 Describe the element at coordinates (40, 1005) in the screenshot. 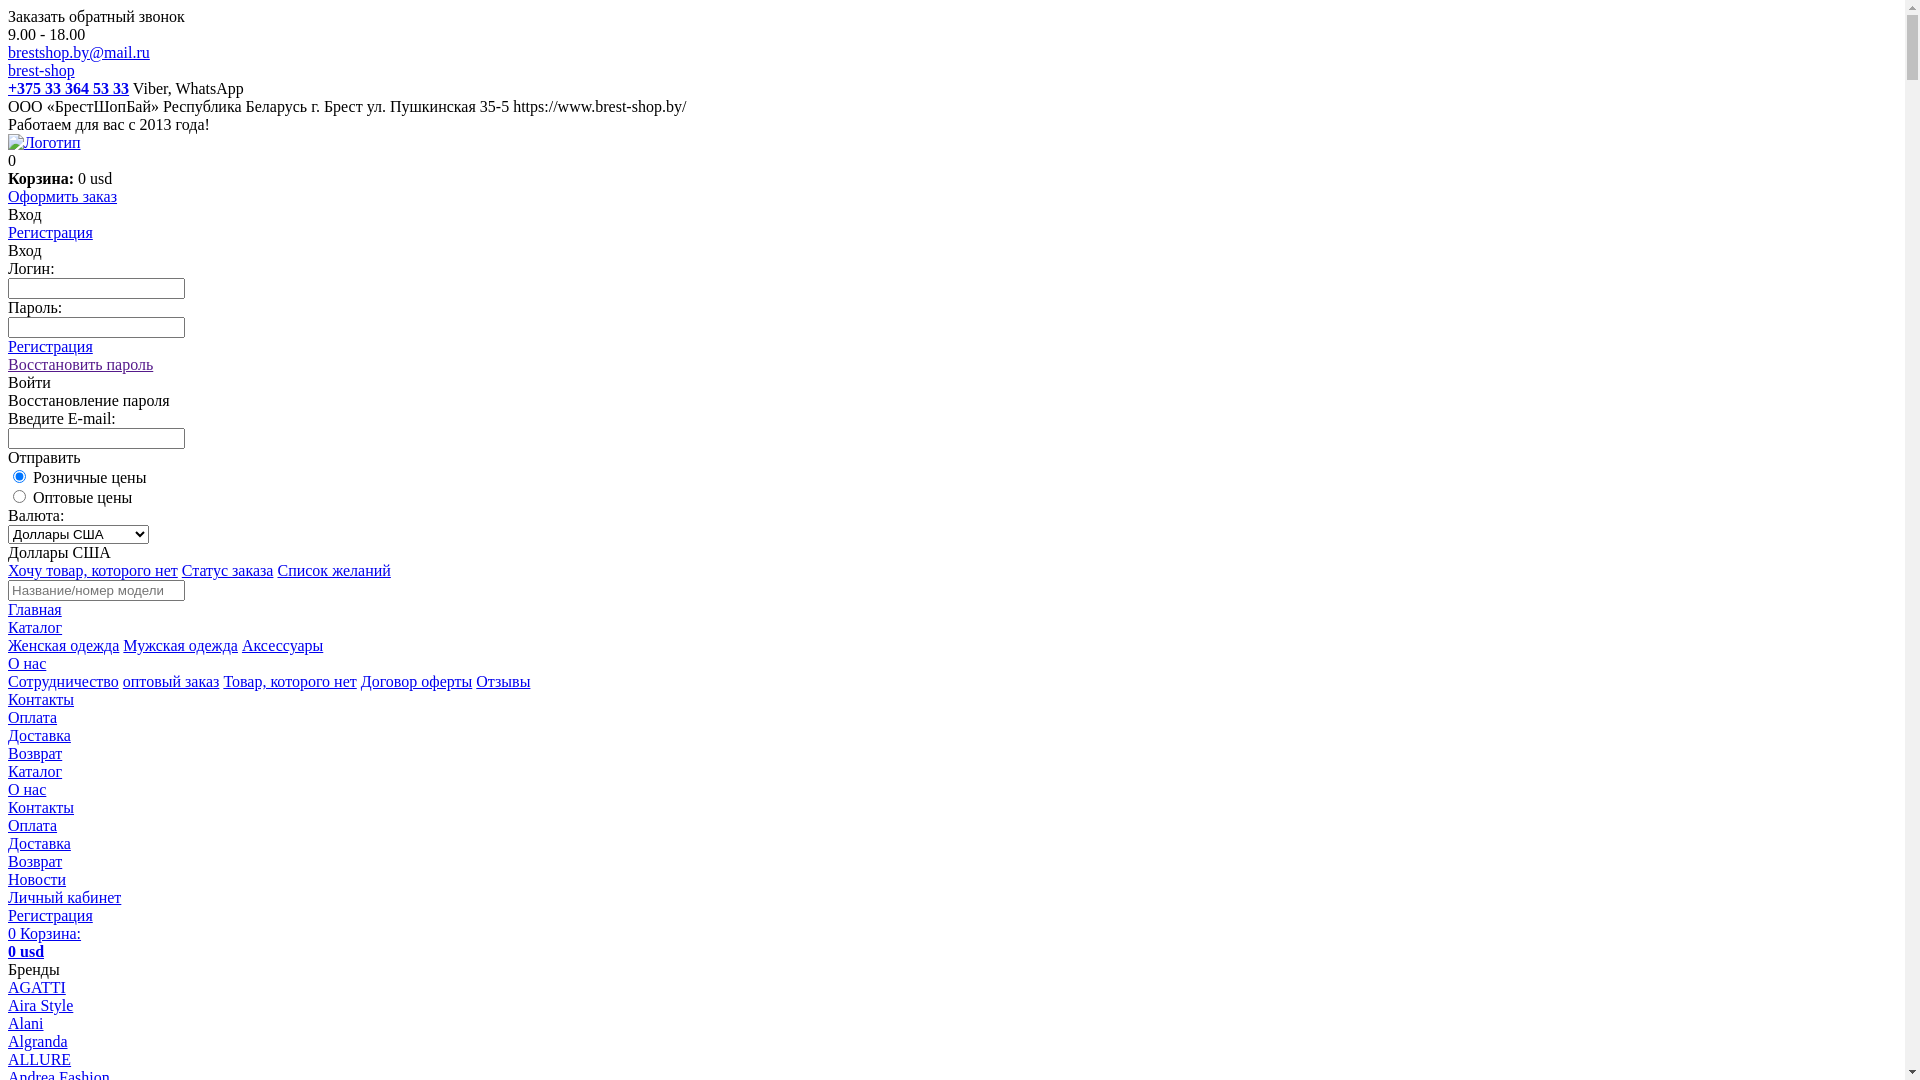

I see `'Aira Style'` at that location.